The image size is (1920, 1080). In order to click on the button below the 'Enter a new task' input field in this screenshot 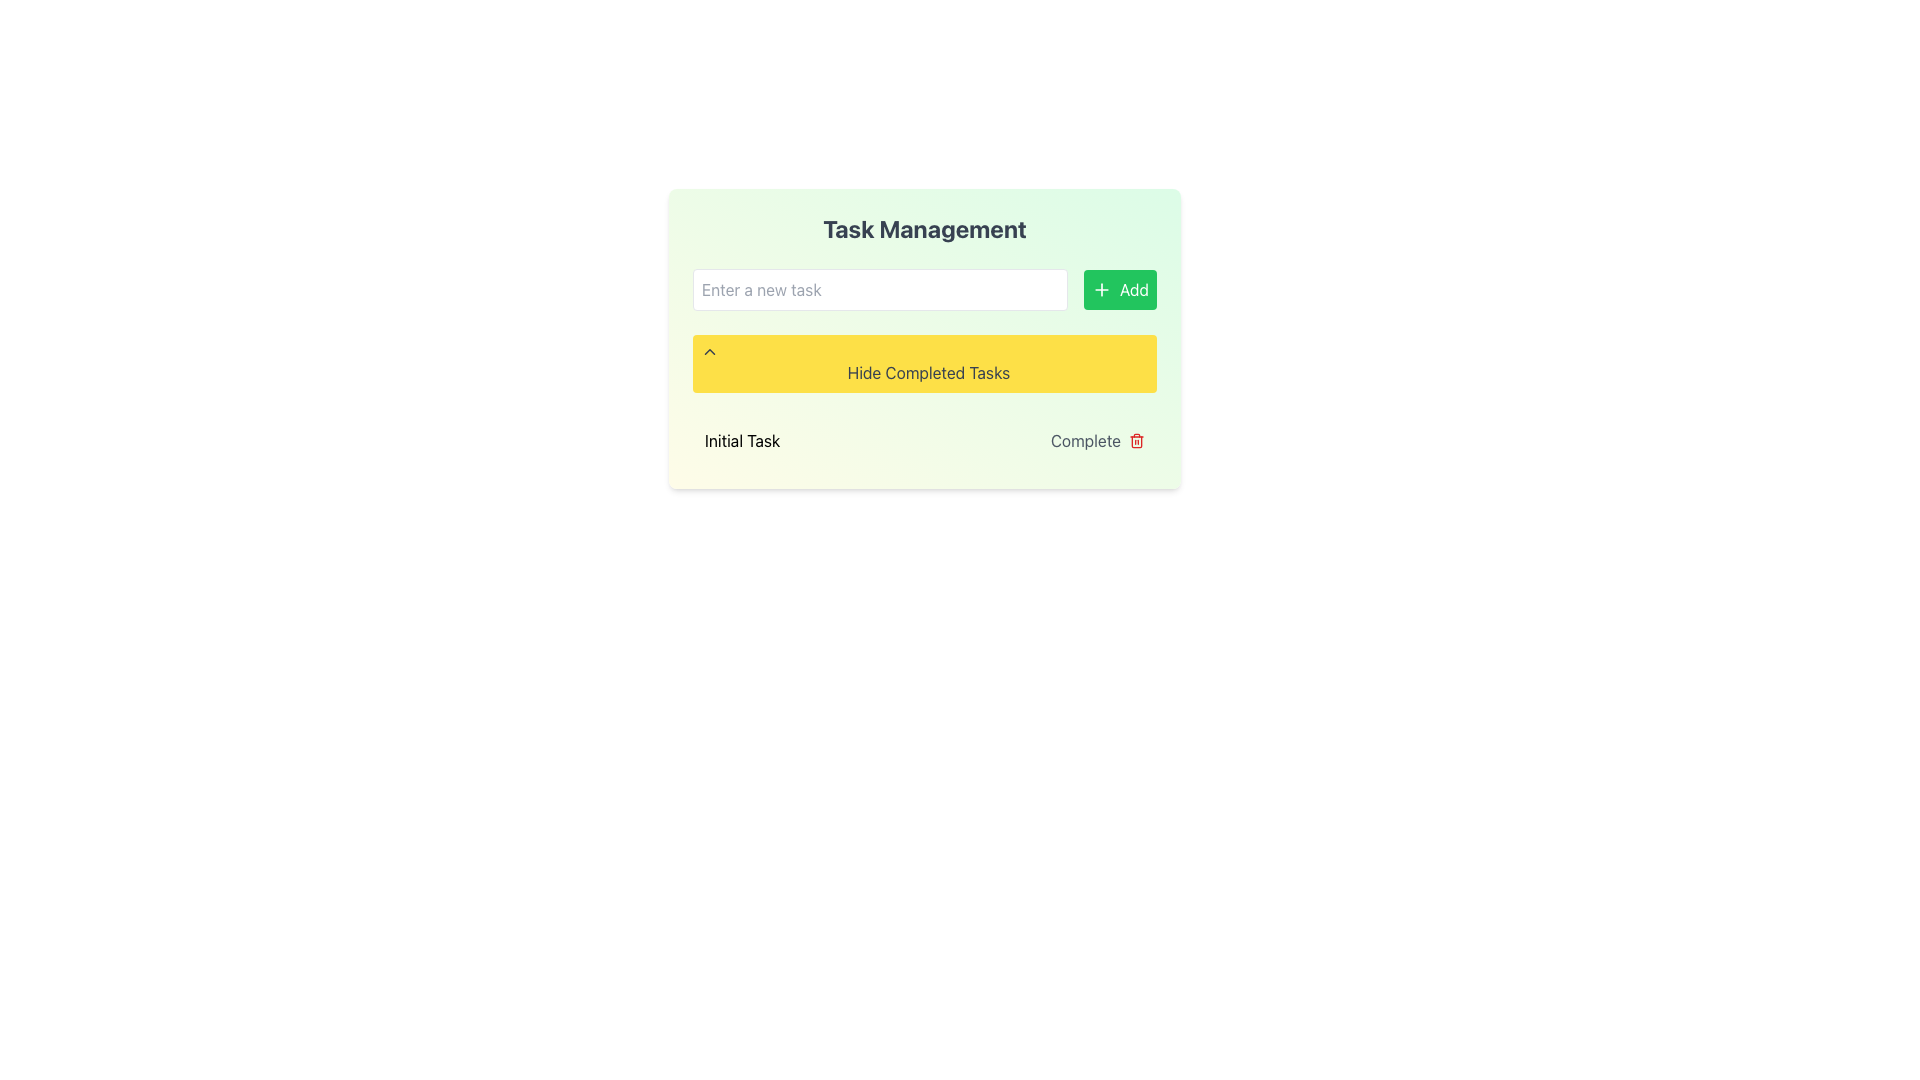, I will do `click(924, 363)`.